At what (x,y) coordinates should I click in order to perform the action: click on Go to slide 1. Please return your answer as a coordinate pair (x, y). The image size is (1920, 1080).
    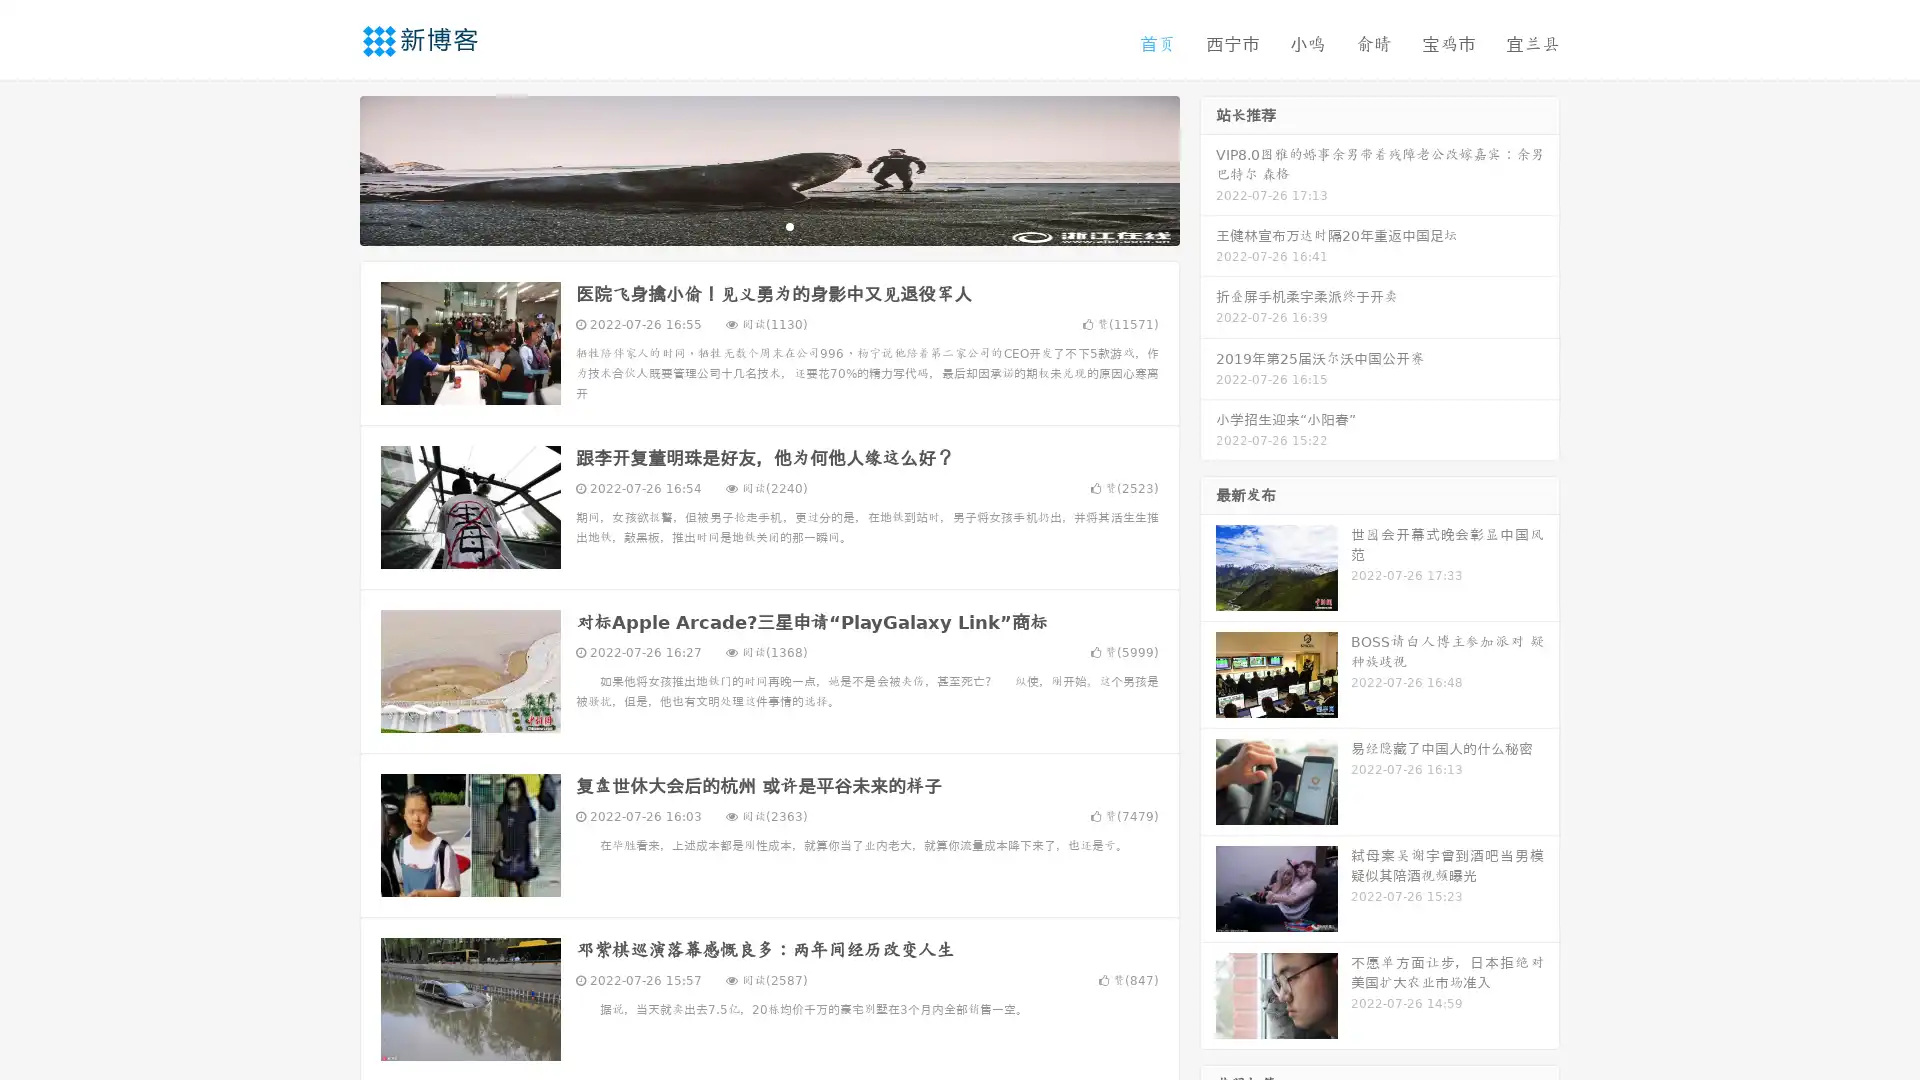
    Looking at the image, I should click on (748, 225).